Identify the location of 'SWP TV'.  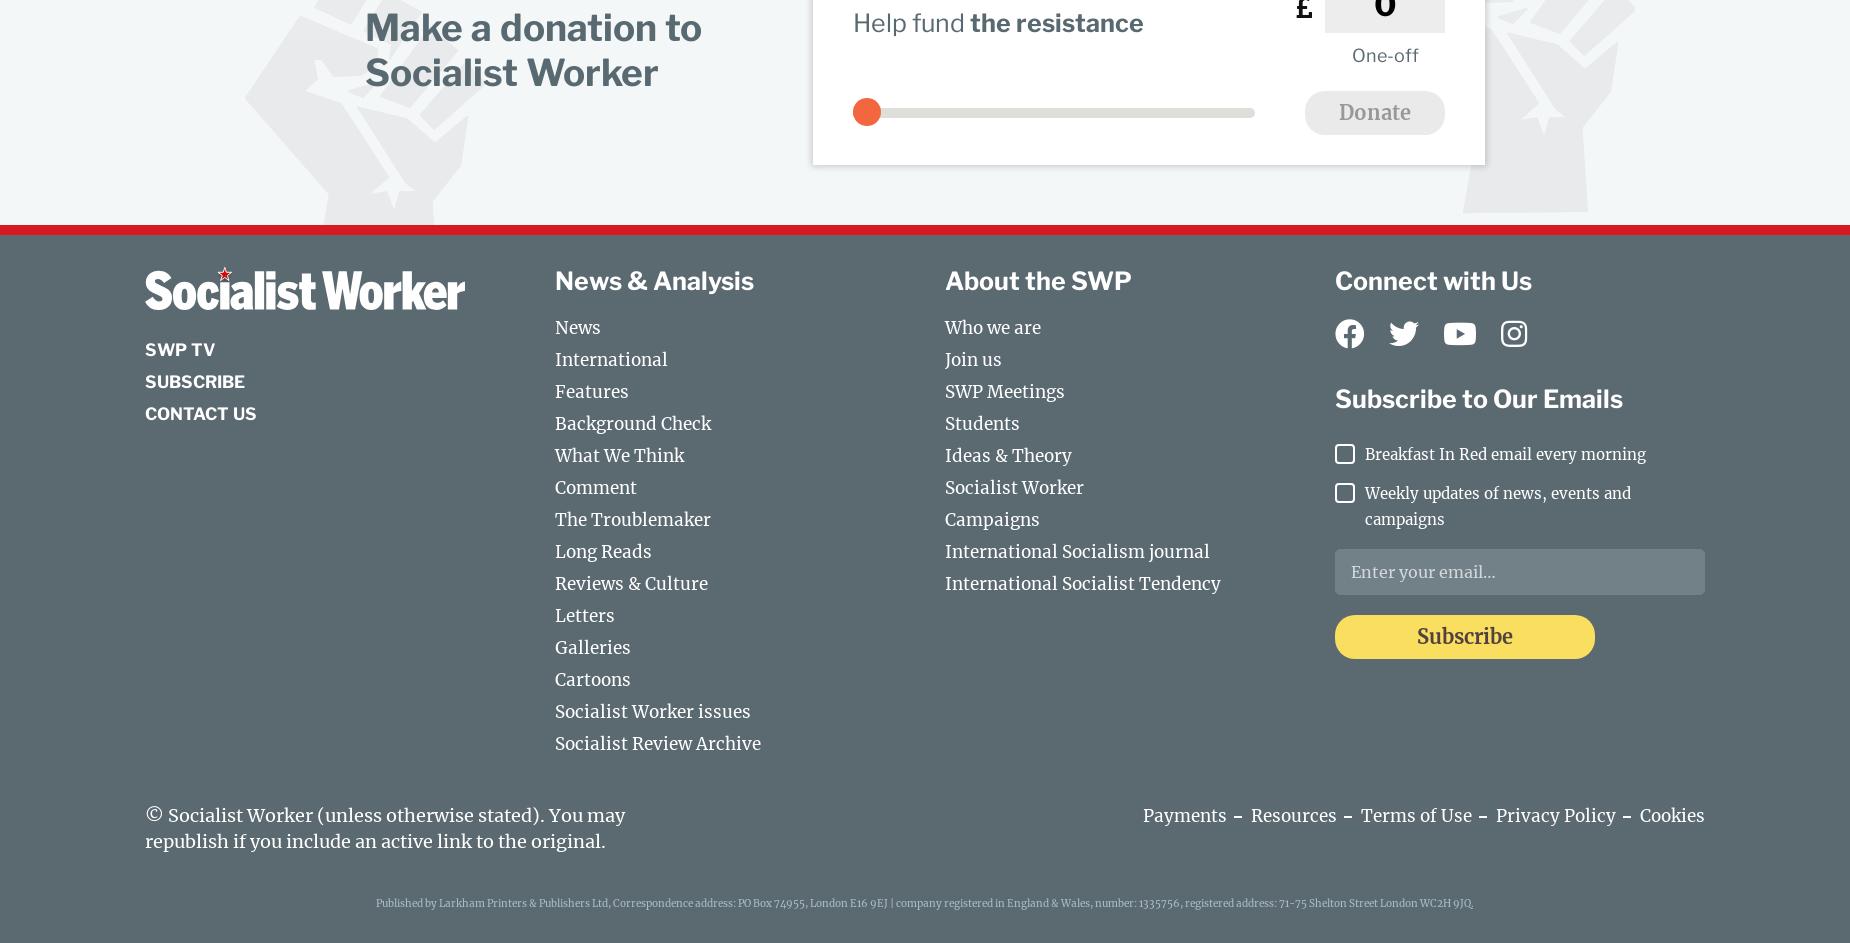
(144, 350).